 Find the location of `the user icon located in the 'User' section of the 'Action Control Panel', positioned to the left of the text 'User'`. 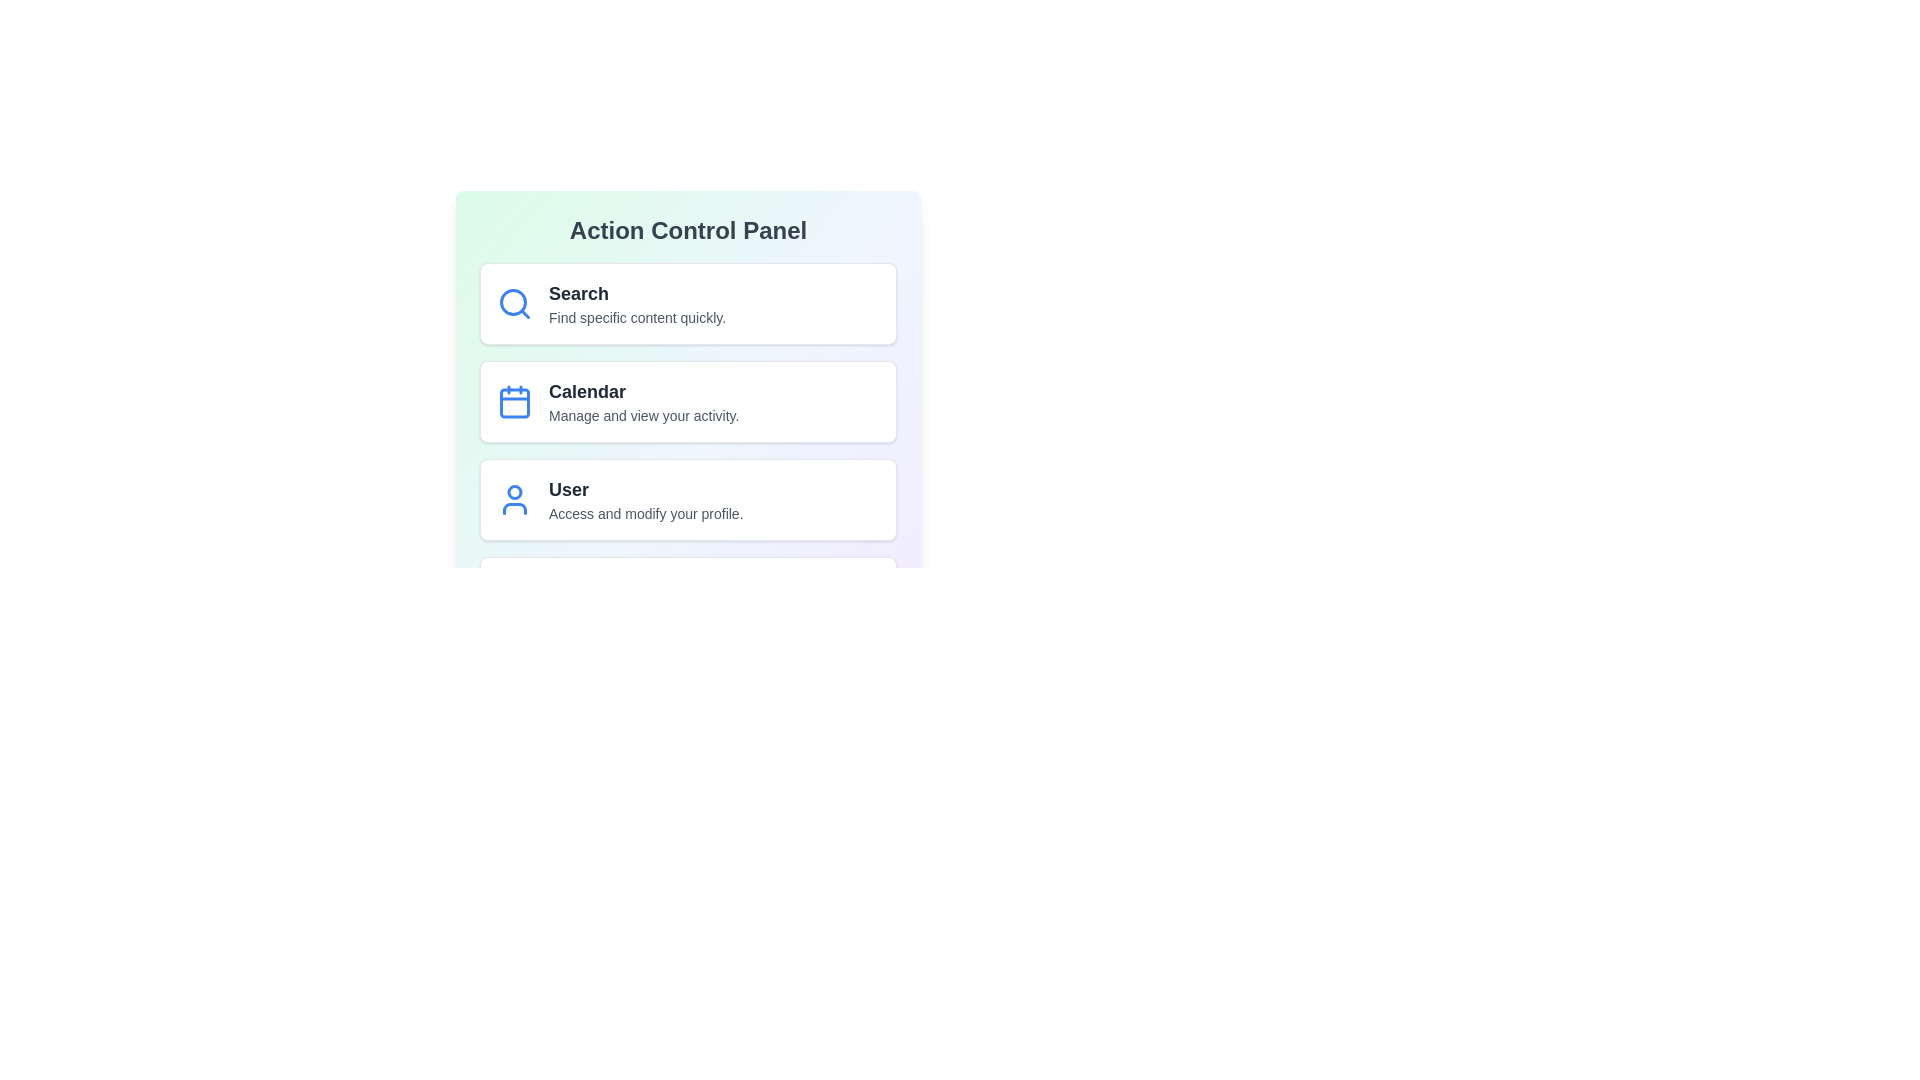

the user icon located in the 'User' section of the 'Action Control Panel', positioned to the left of the text 'User' is located at coordinates (514, 499).